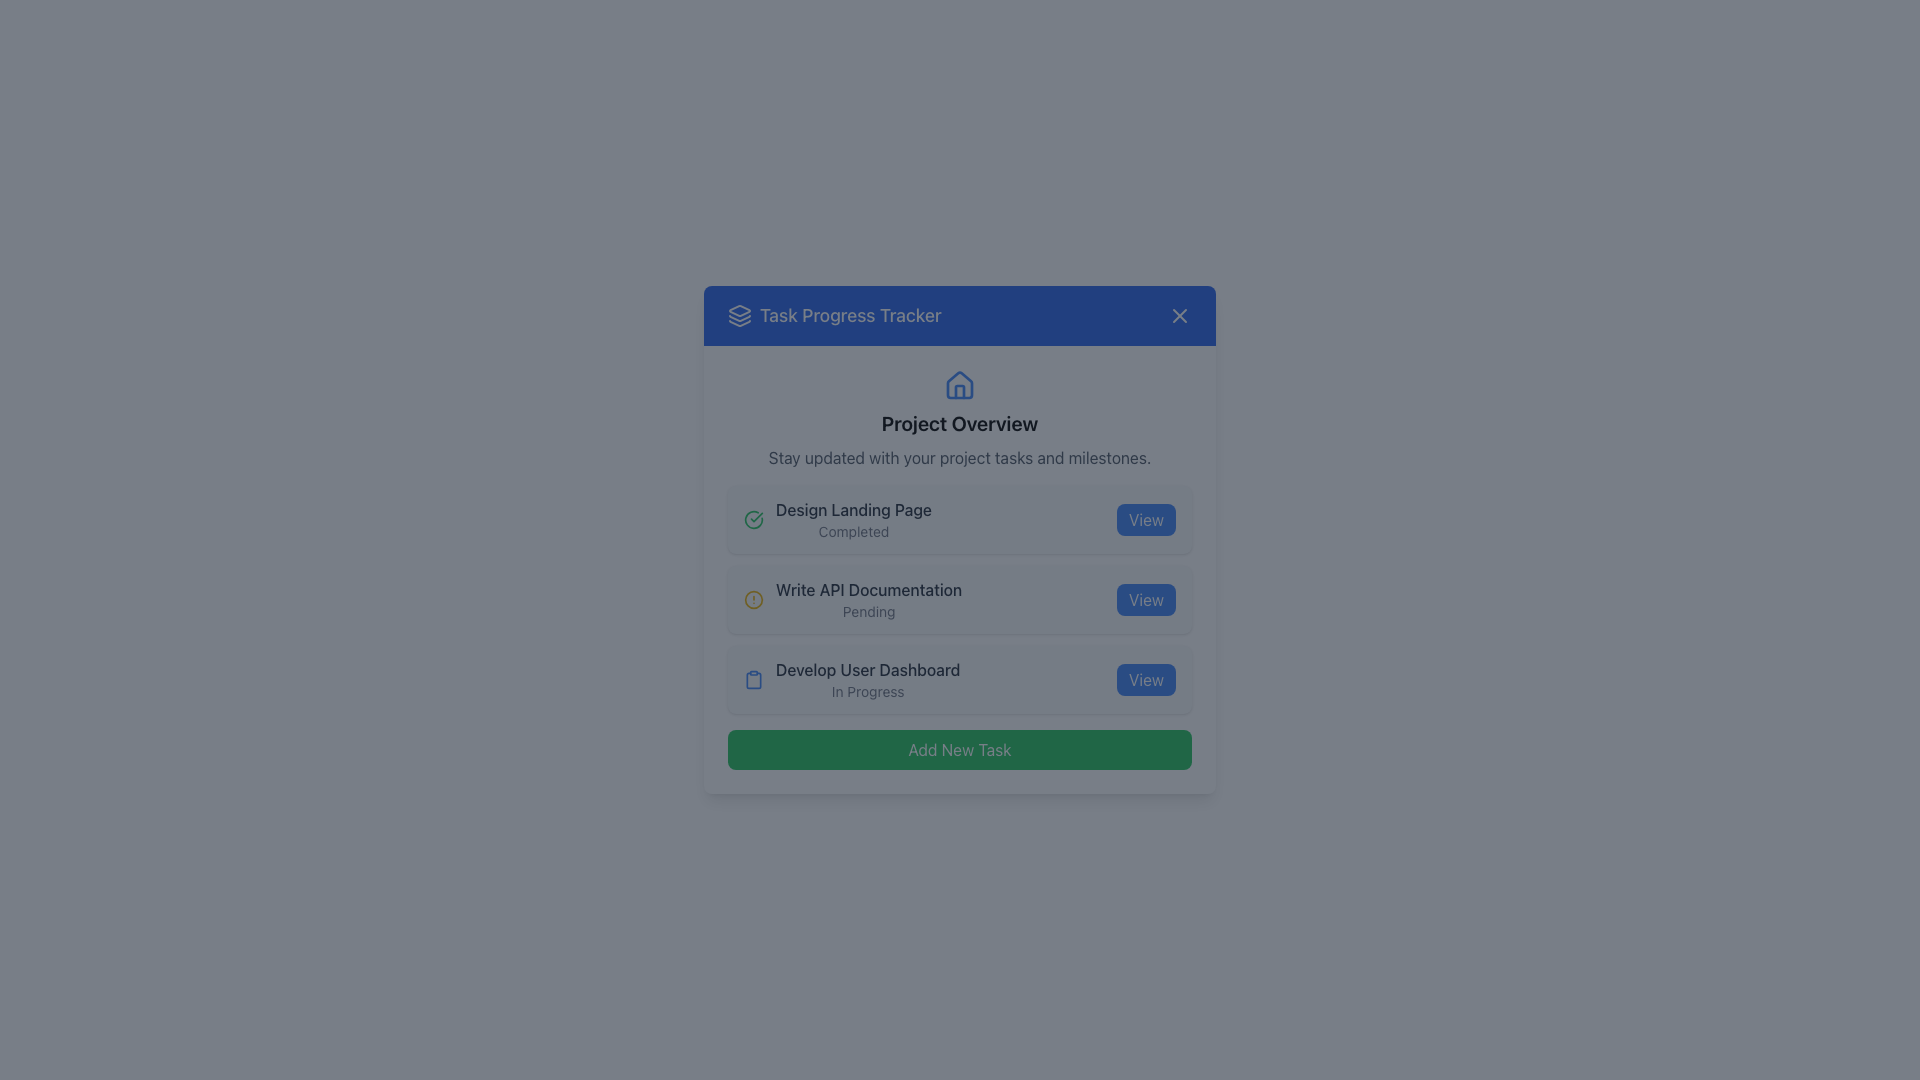  Describe the element at coordinates (868, 690) in the screenshot. I see `the text label displaying 'In Progress'` at that location.